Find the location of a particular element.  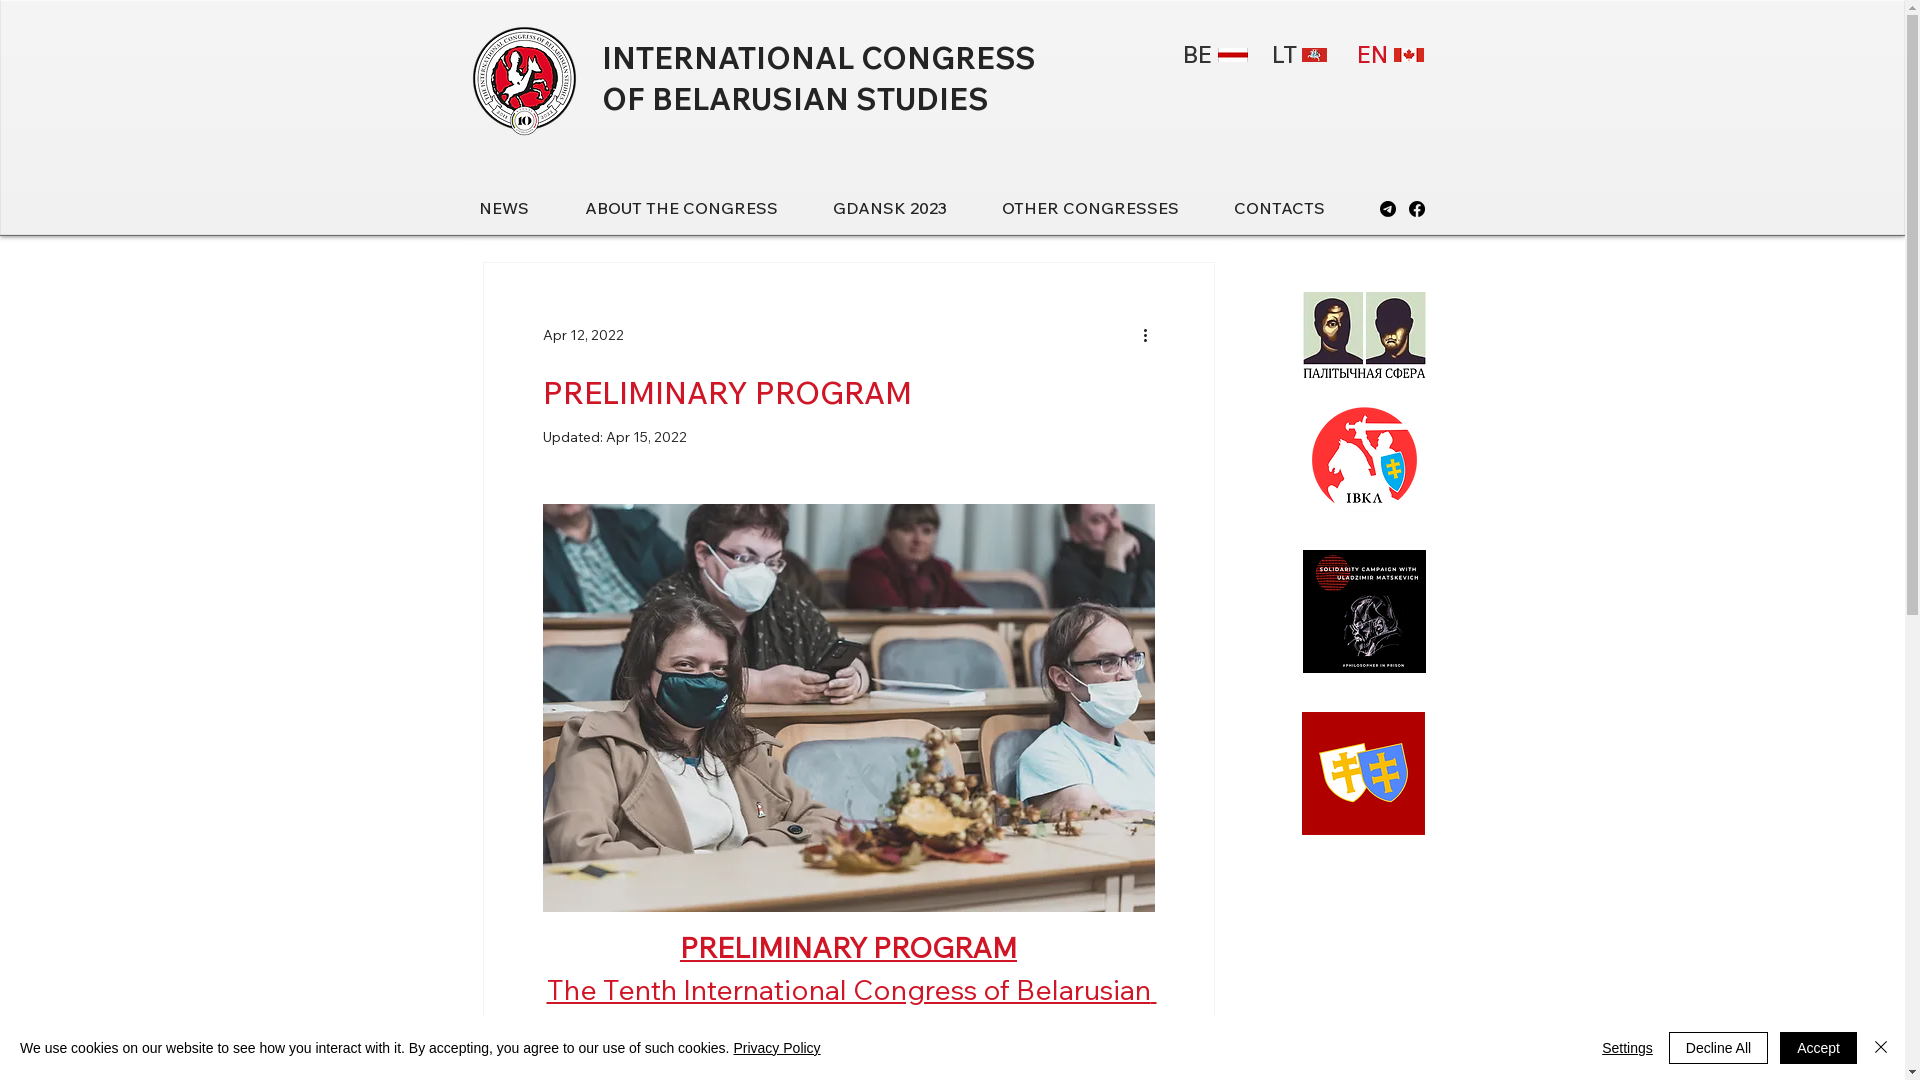

'ABOUT THE CONGRESS' is located at coordinates (697, 208).